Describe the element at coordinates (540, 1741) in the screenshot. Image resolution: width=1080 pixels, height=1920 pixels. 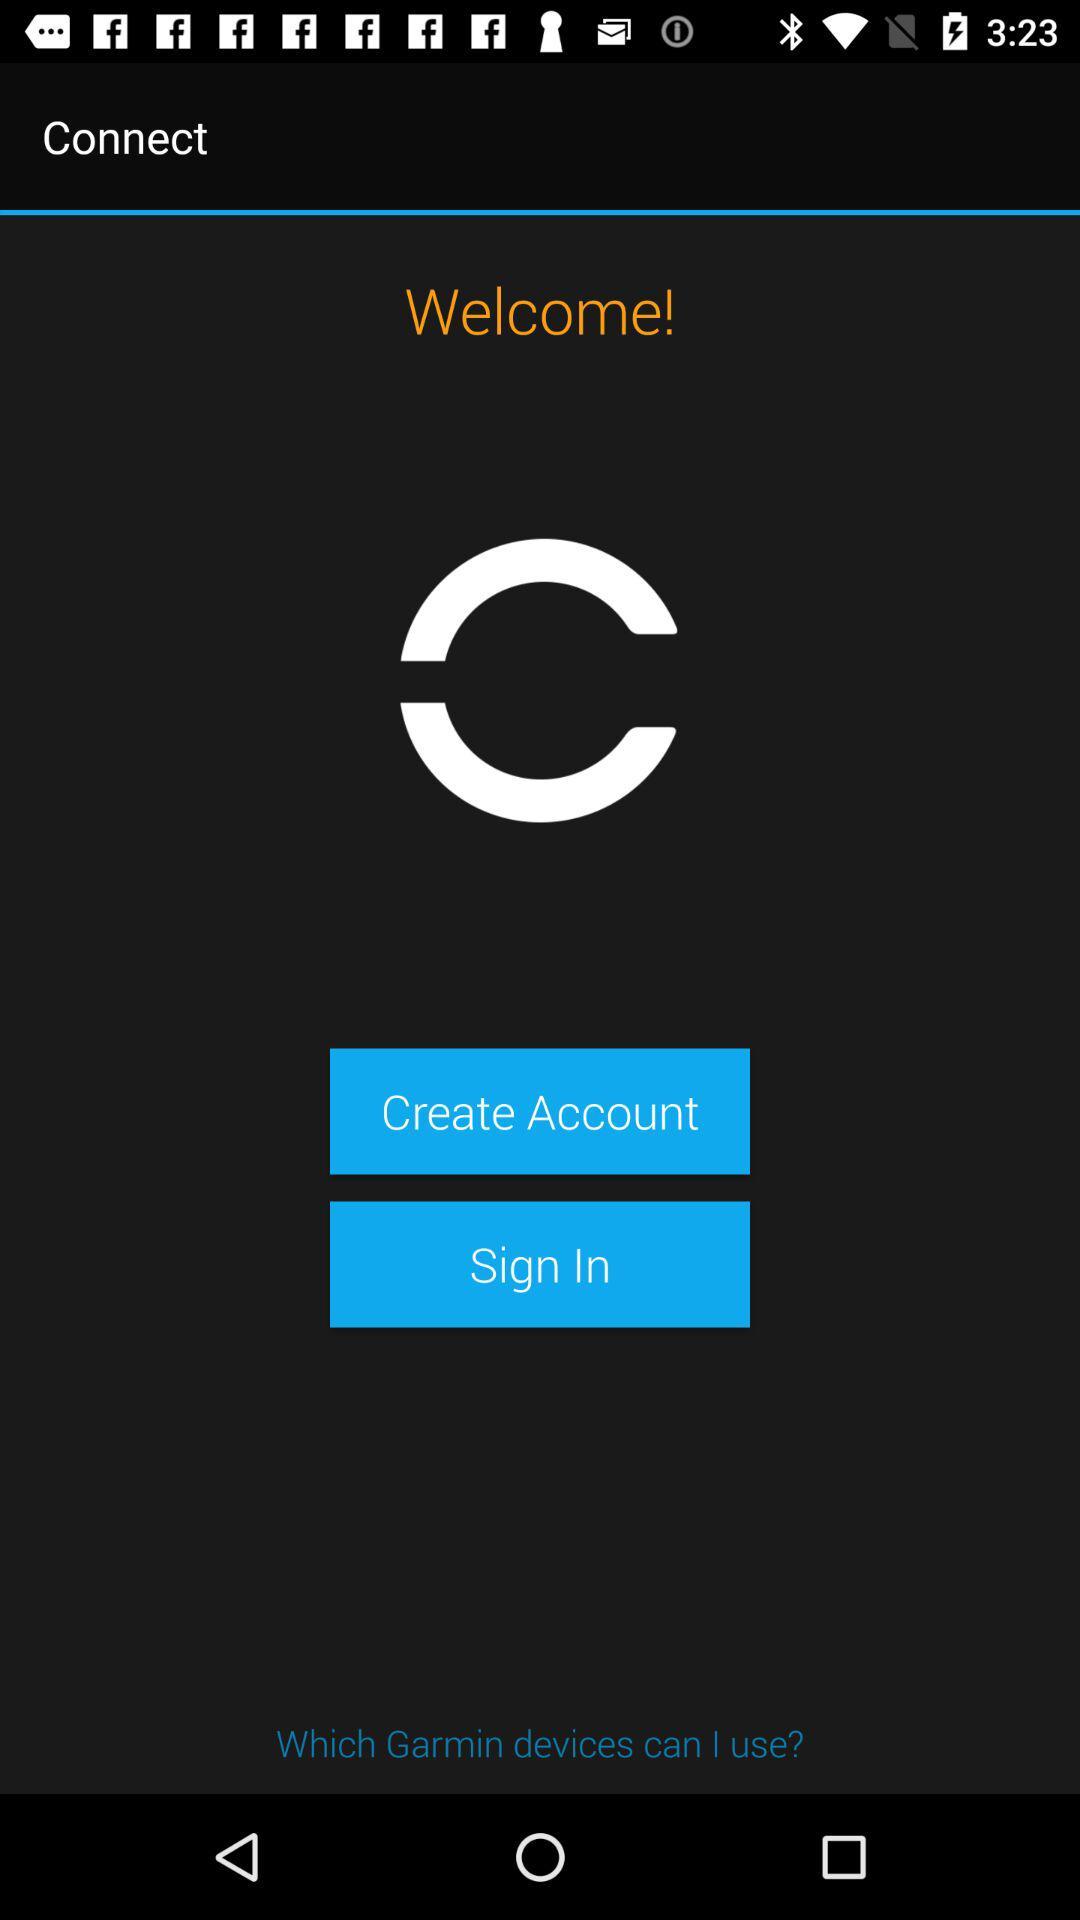
I see `icon below sign in item` at that location.